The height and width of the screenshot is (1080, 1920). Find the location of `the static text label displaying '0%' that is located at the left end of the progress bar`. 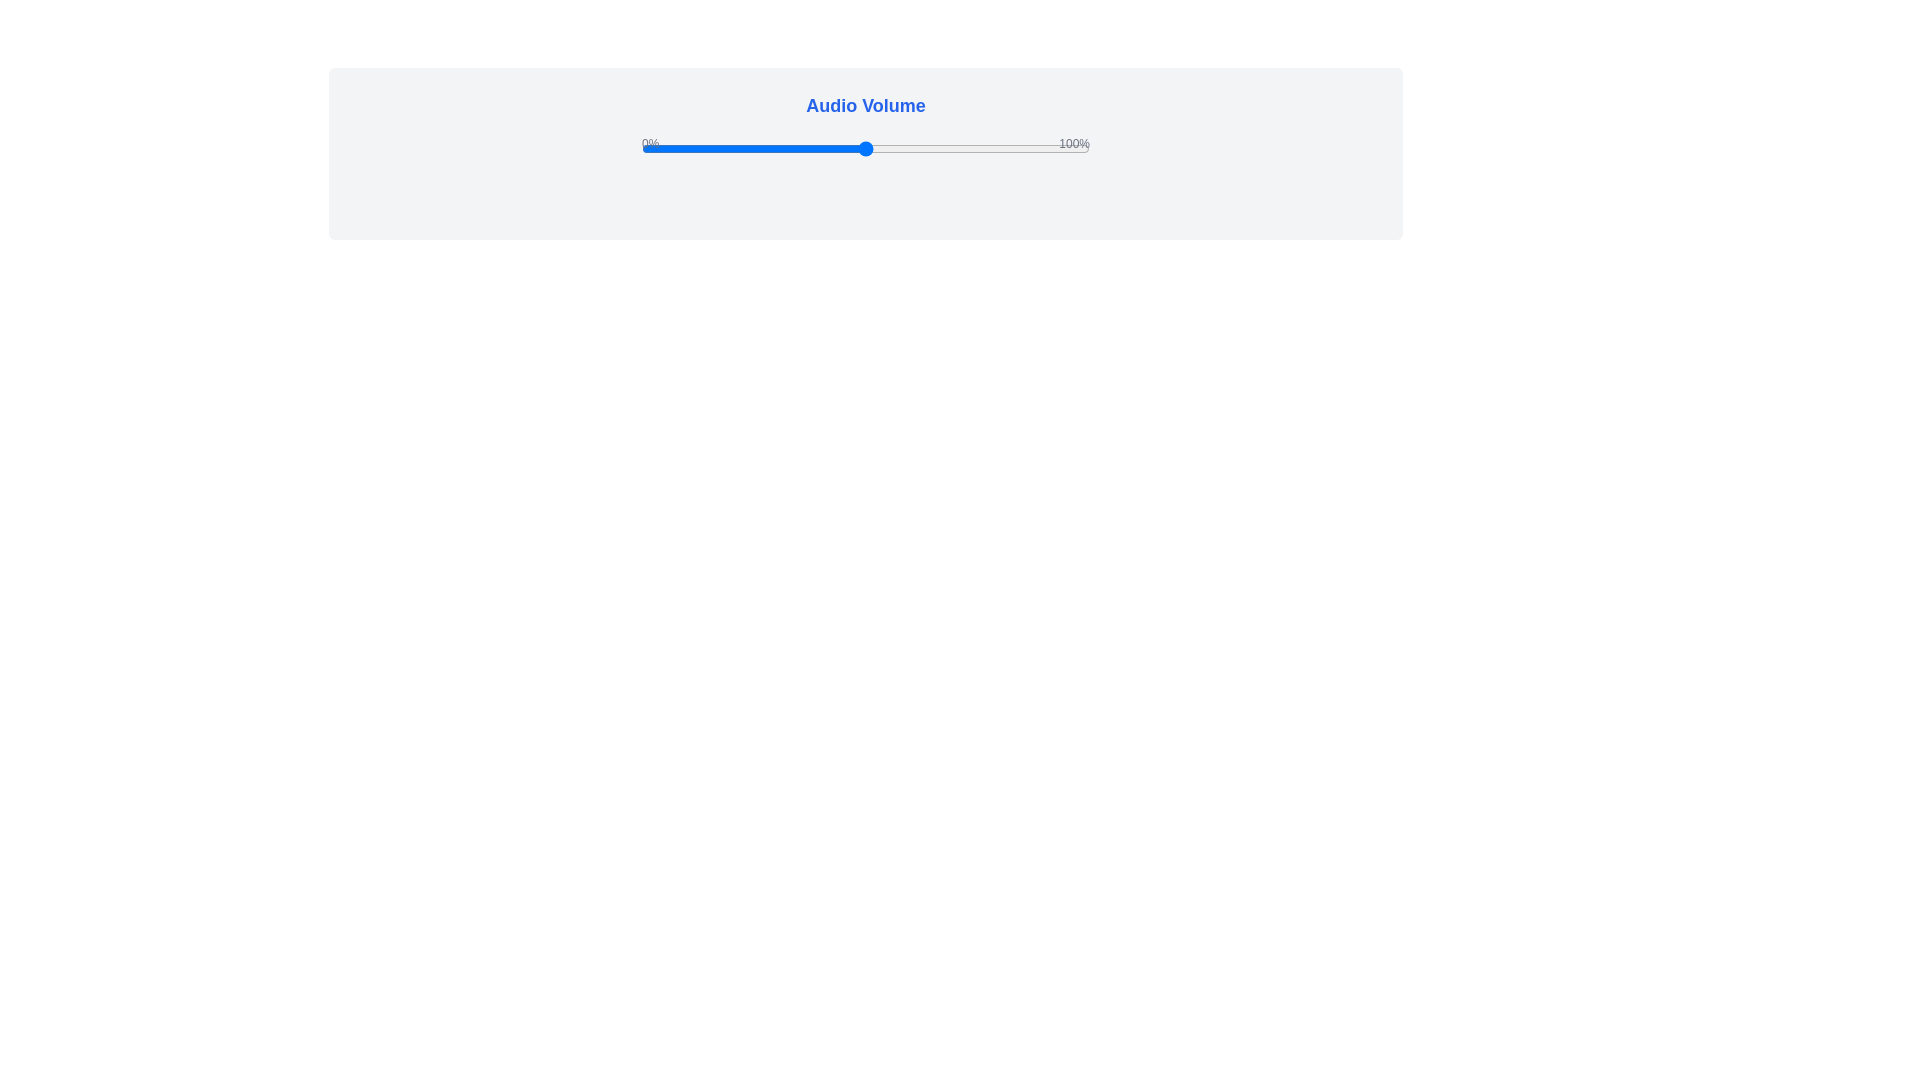

the static text label displaying '0%' that is located at the left end of the progress bar is located at coordinates (650, 142).